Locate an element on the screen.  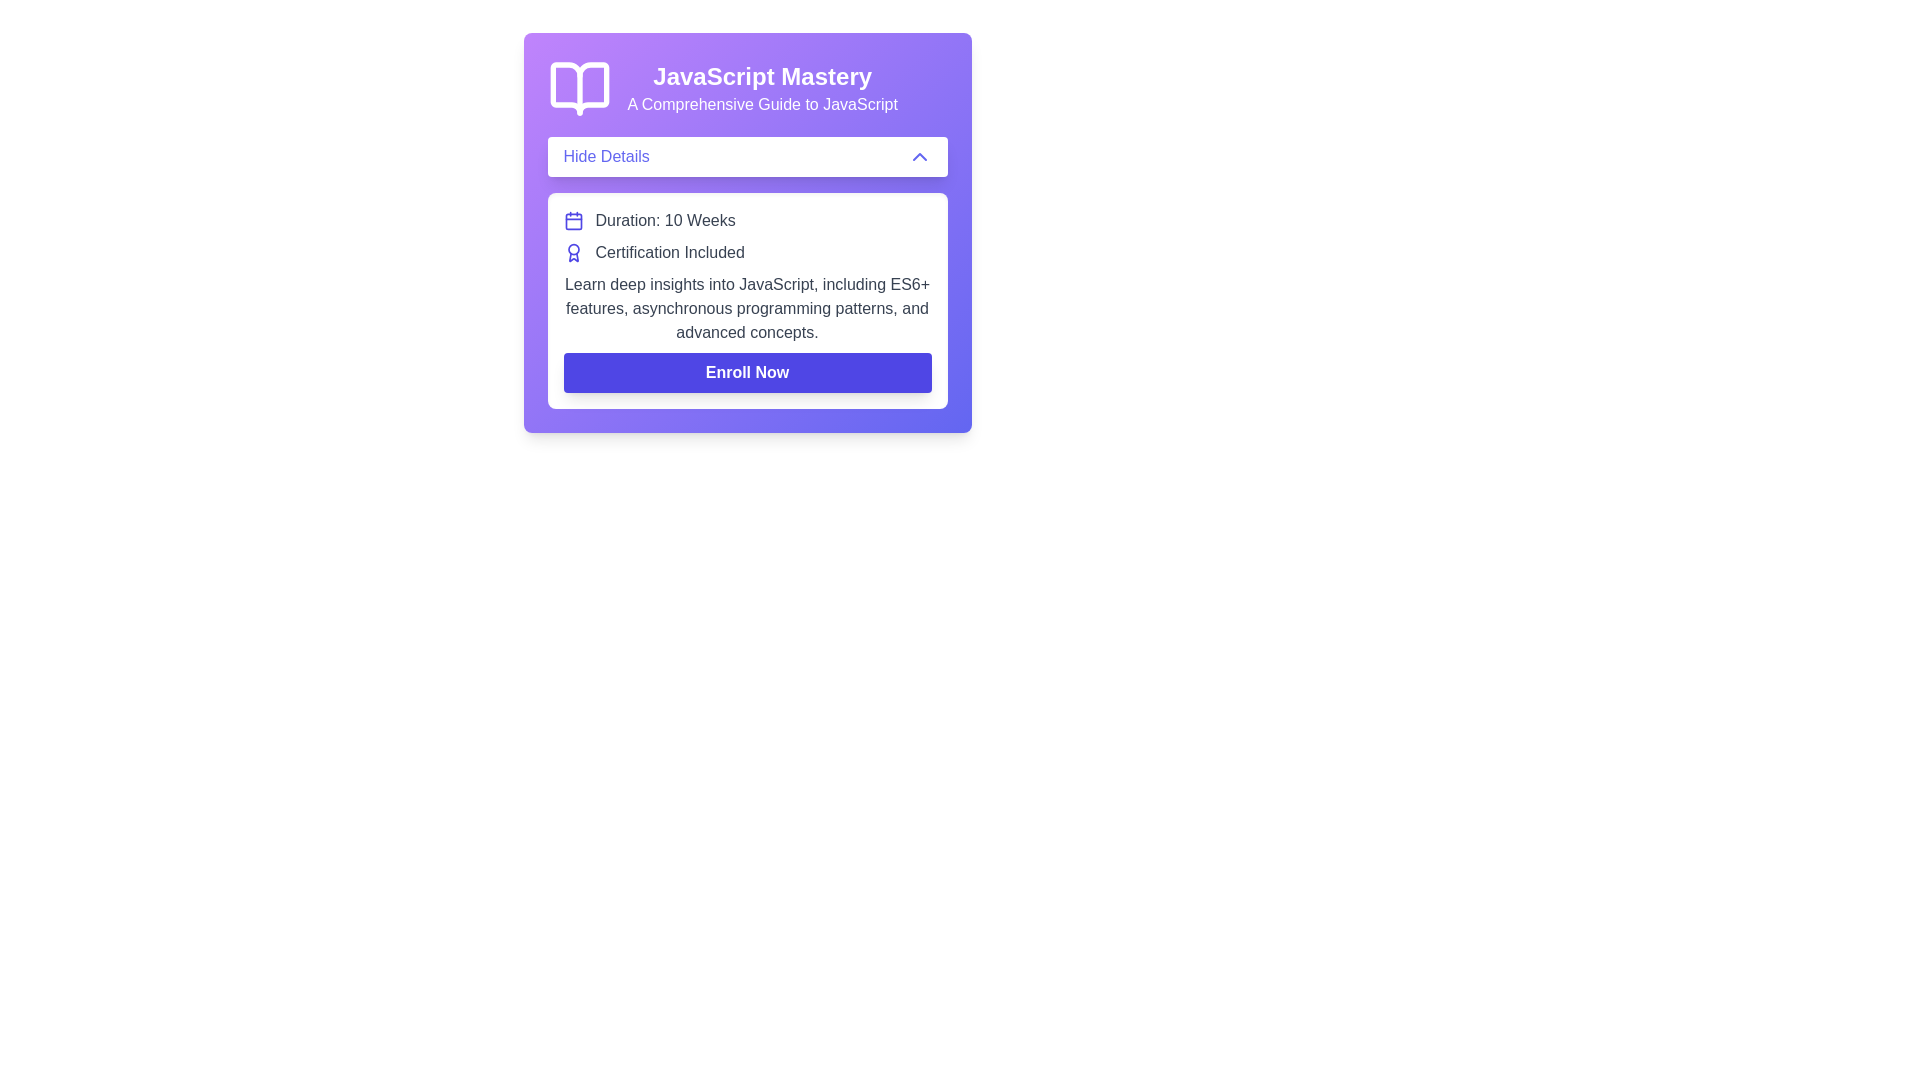
the calendar icon that is positioned on the left side of the text 'Duration: 10 Weeks', serving as an indicator of the duration is located at coordinates (572, 220).